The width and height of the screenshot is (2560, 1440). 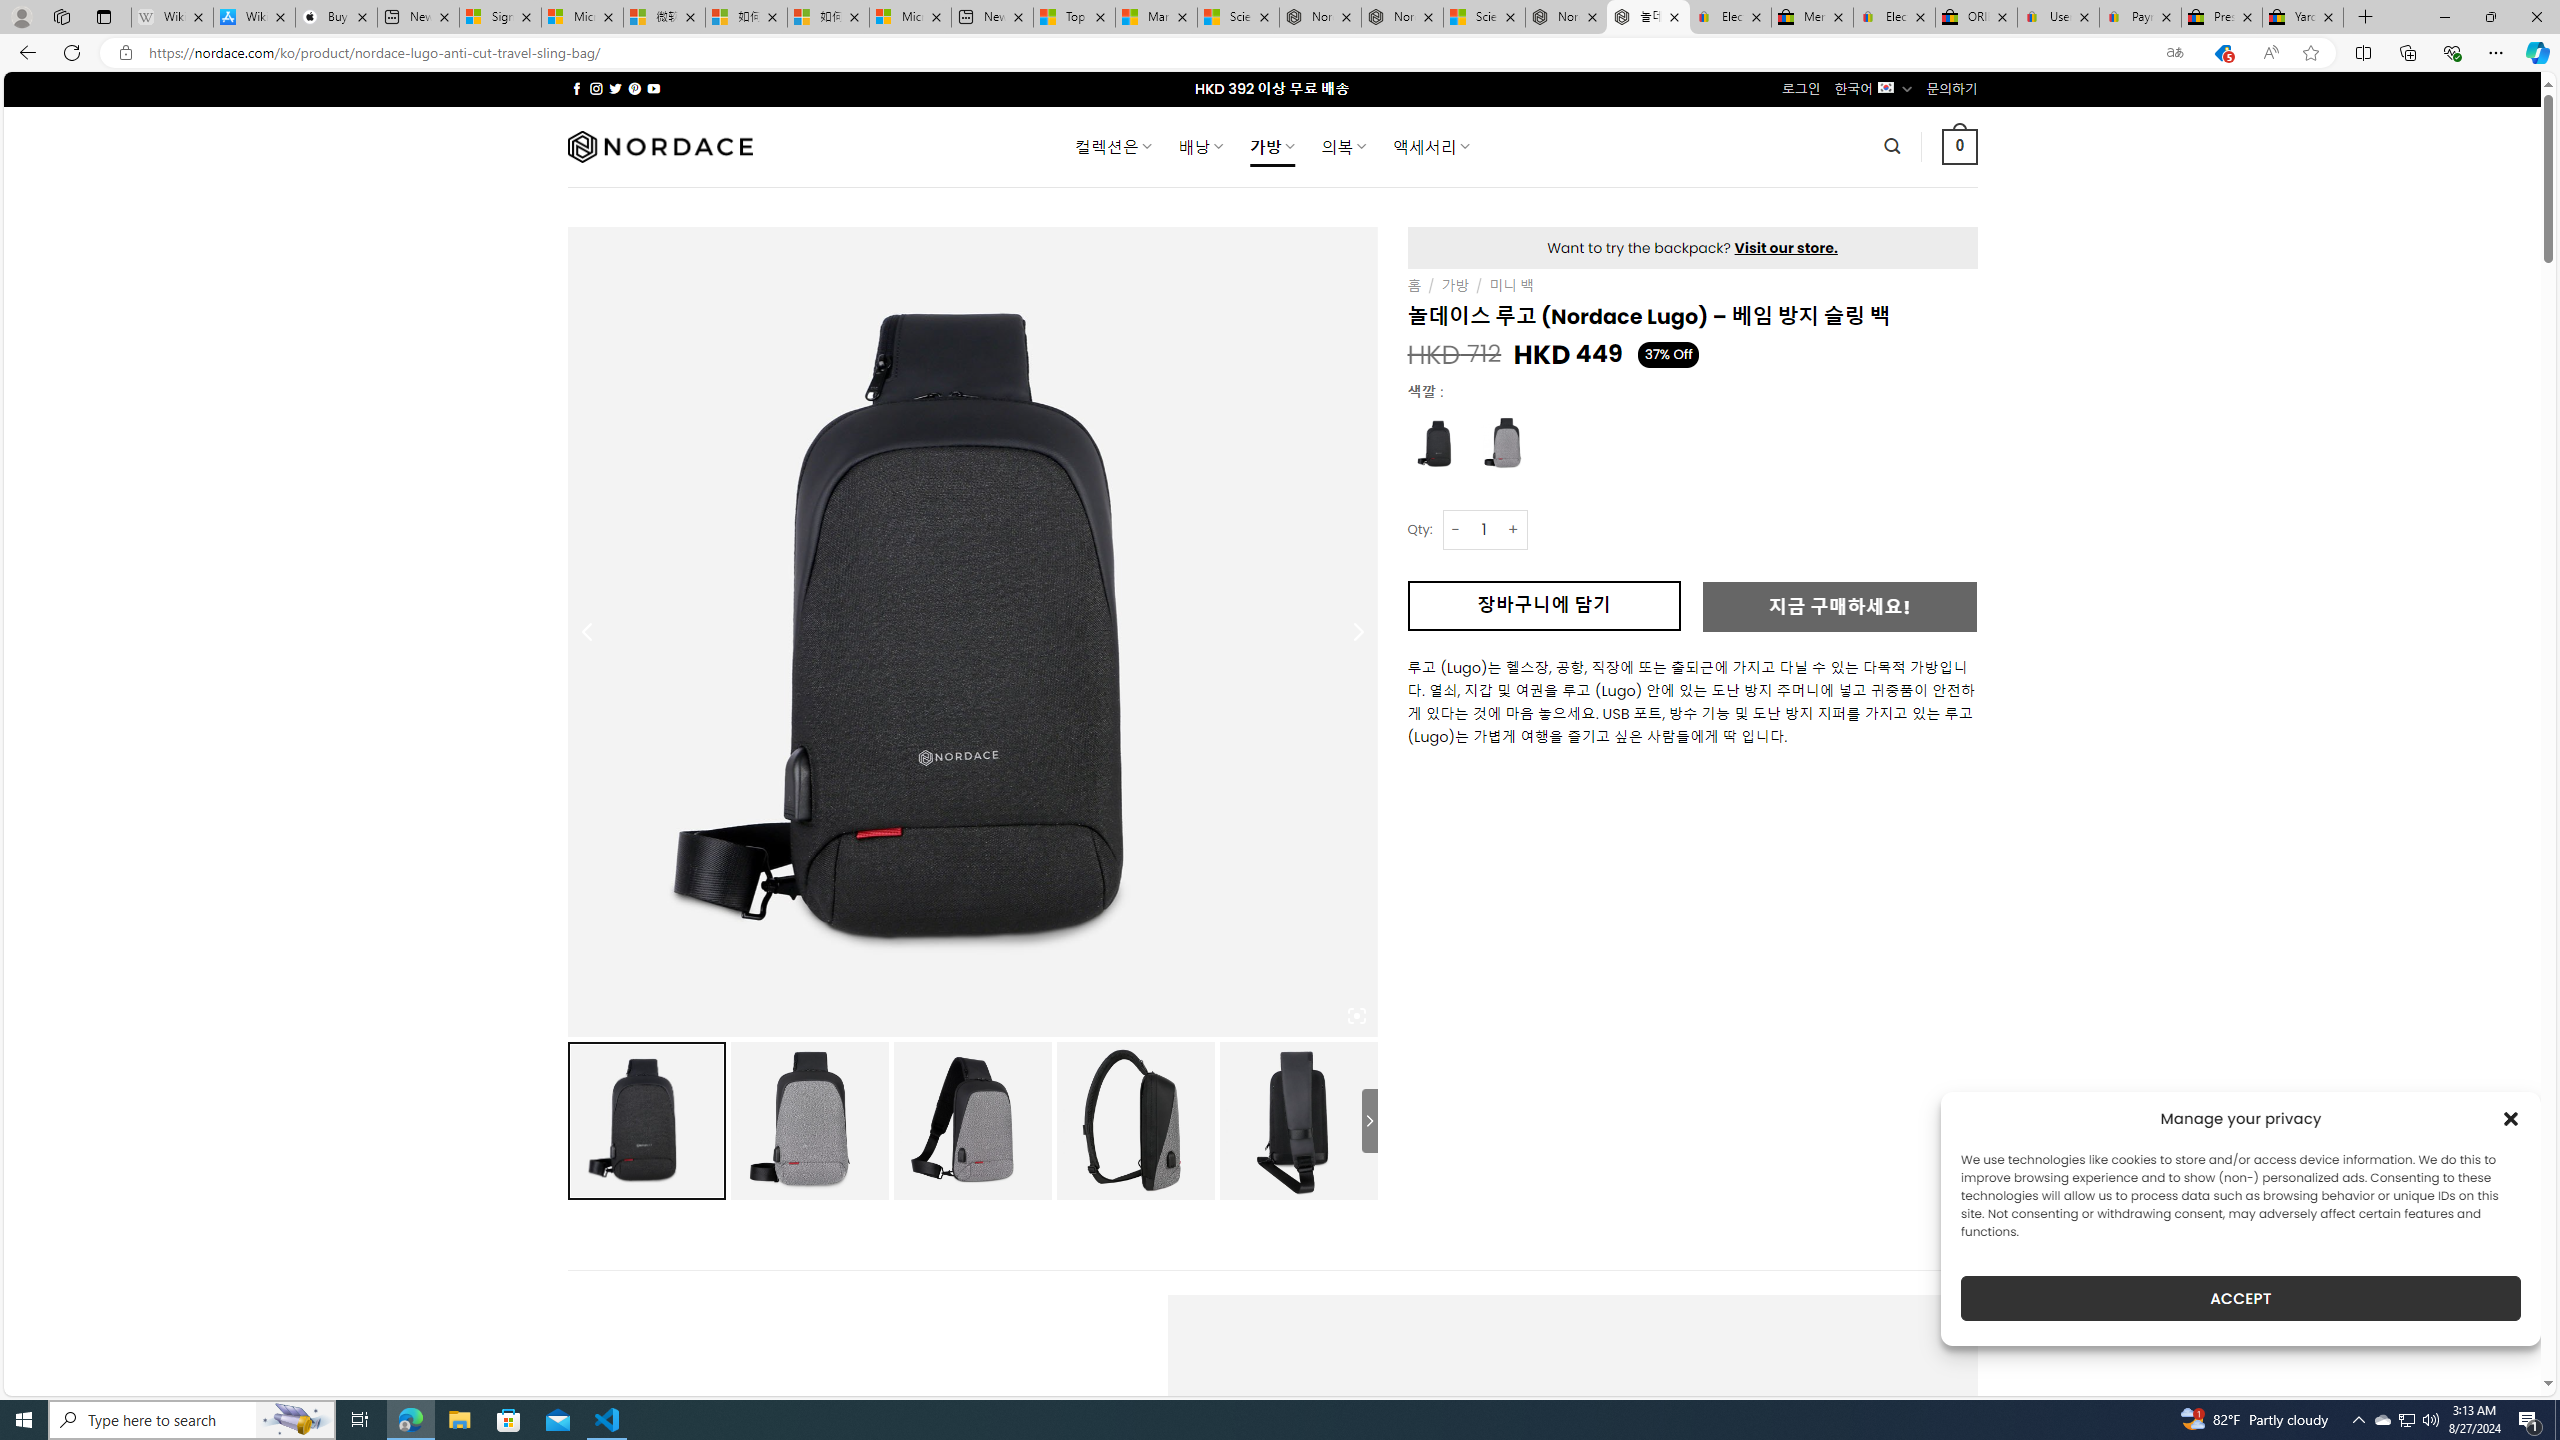 I want to click on 'This site has coupons! Shopping in Microsoft Edge, 5', so click(x=2221, y=53).